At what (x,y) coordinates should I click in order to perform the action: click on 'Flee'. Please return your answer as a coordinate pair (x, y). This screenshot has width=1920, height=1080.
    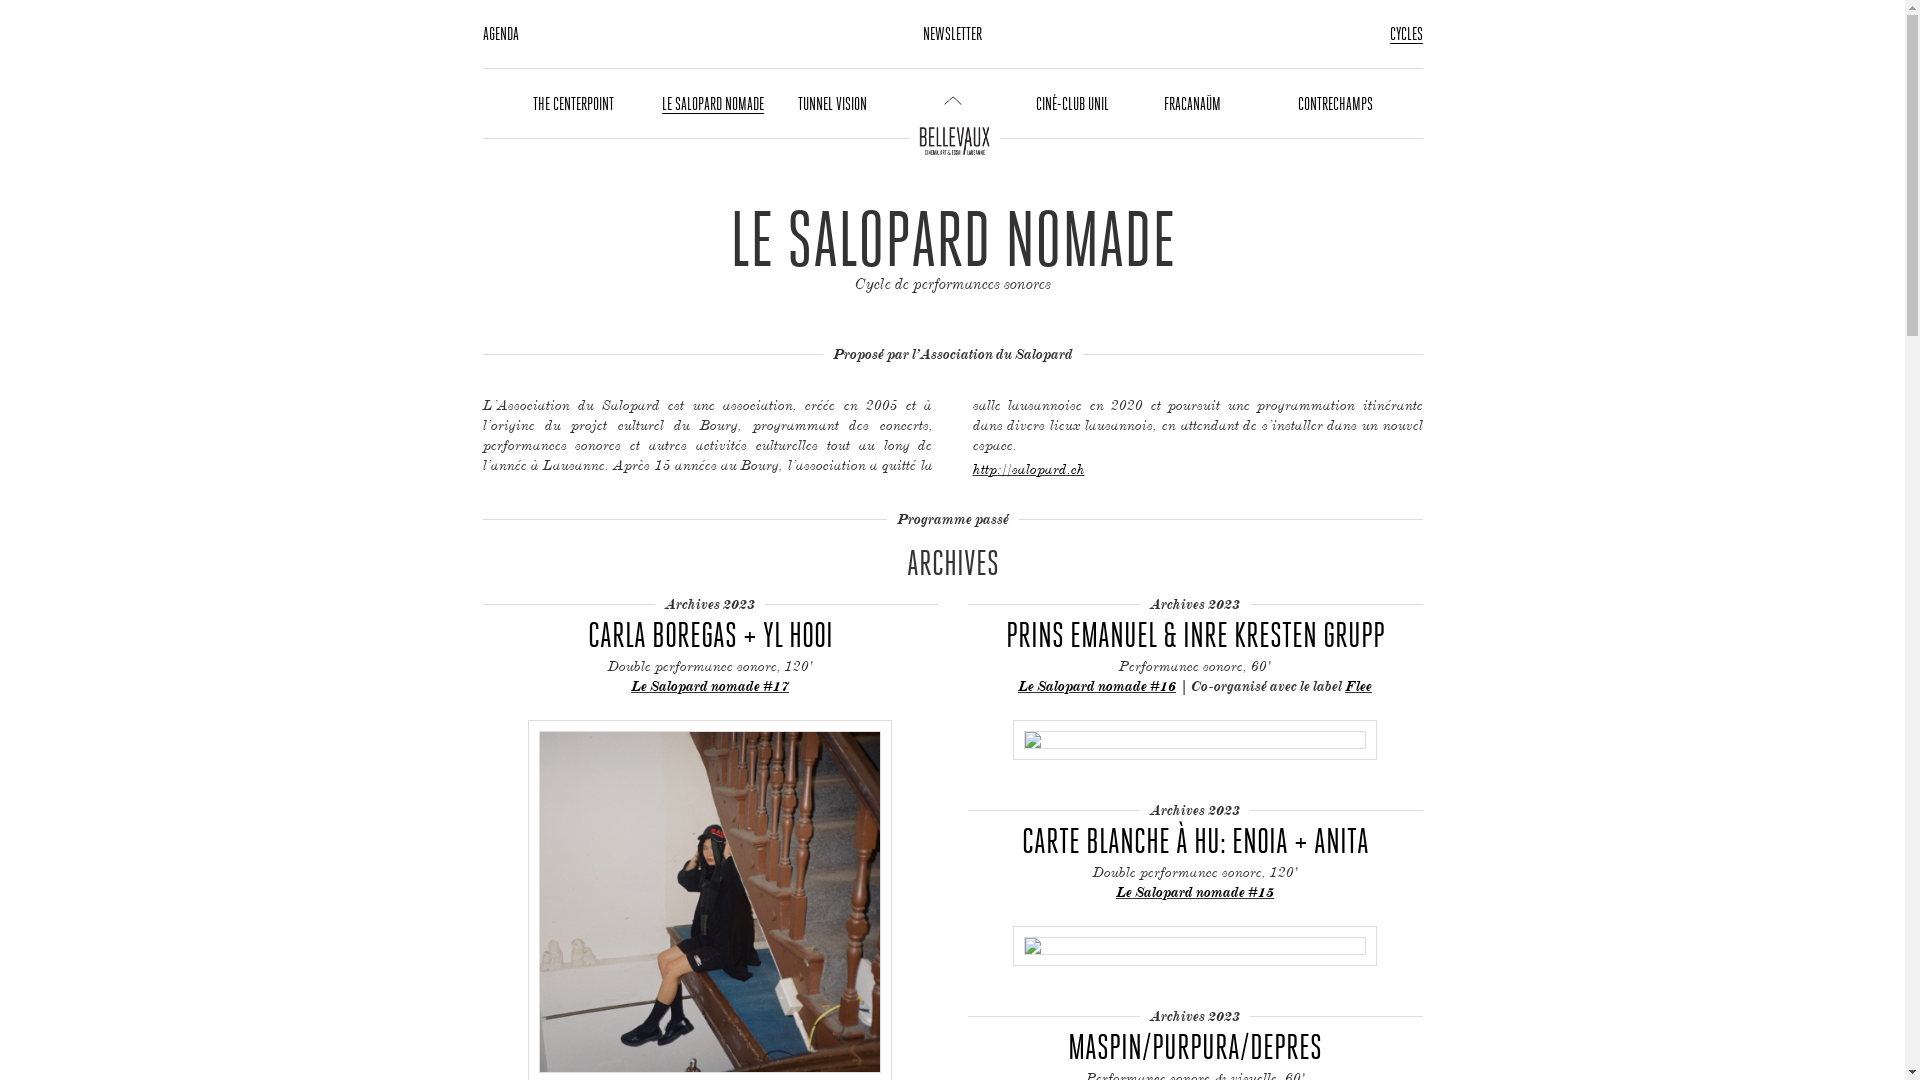
    Looking at the image, I should click on (1358, 685).